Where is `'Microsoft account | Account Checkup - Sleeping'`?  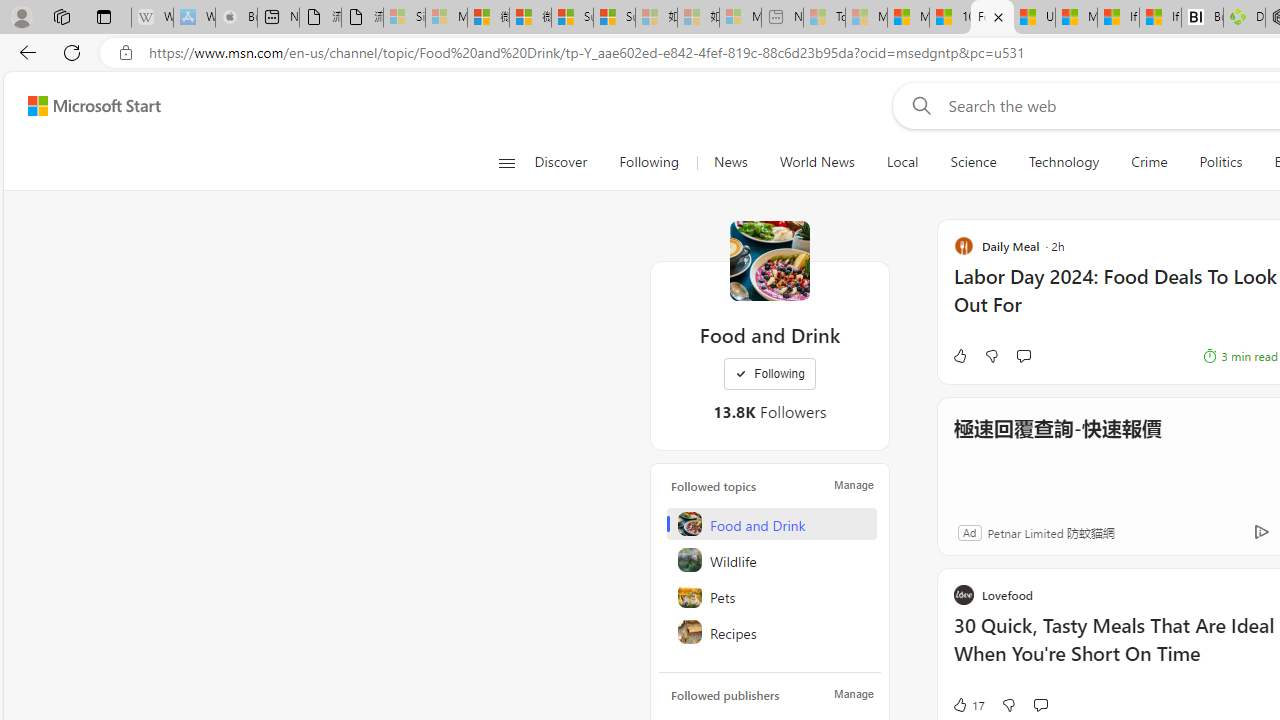 'Microsoft account | Account Checkup - Sleeping' is located at coordinates (739, 17).